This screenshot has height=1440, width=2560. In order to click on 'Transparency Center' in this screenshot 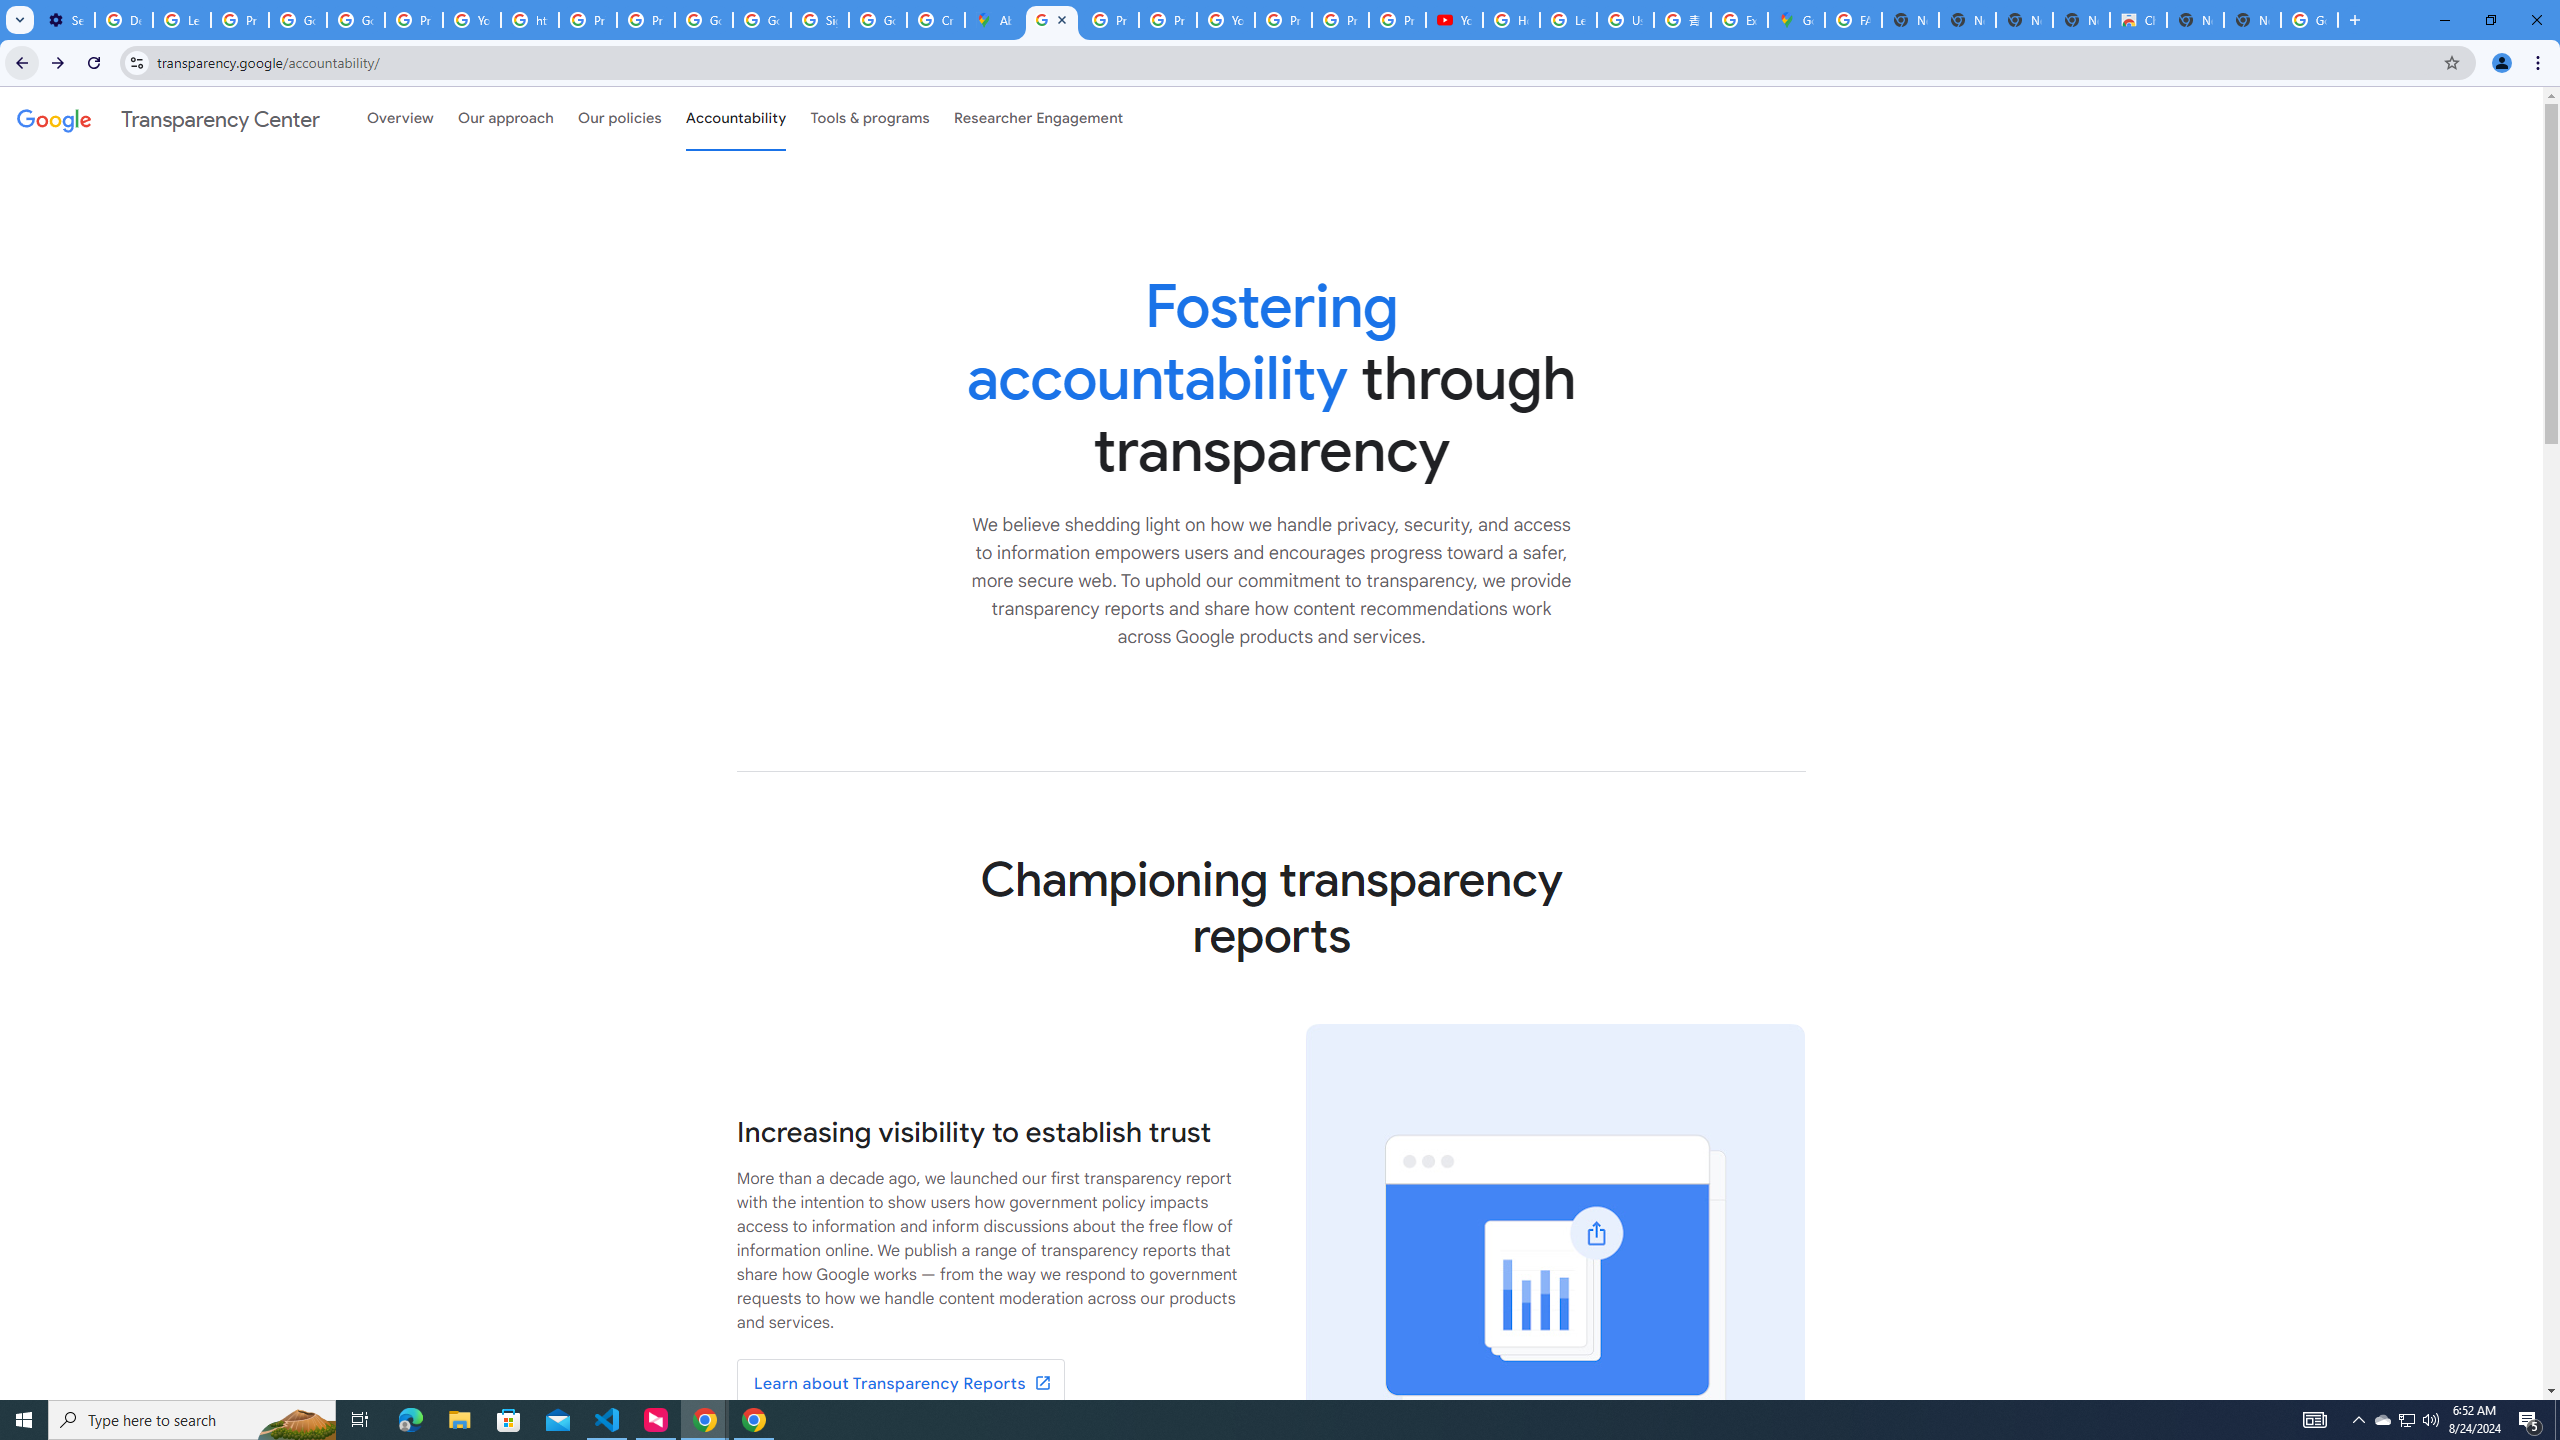, I will do `click(167, 118)`.